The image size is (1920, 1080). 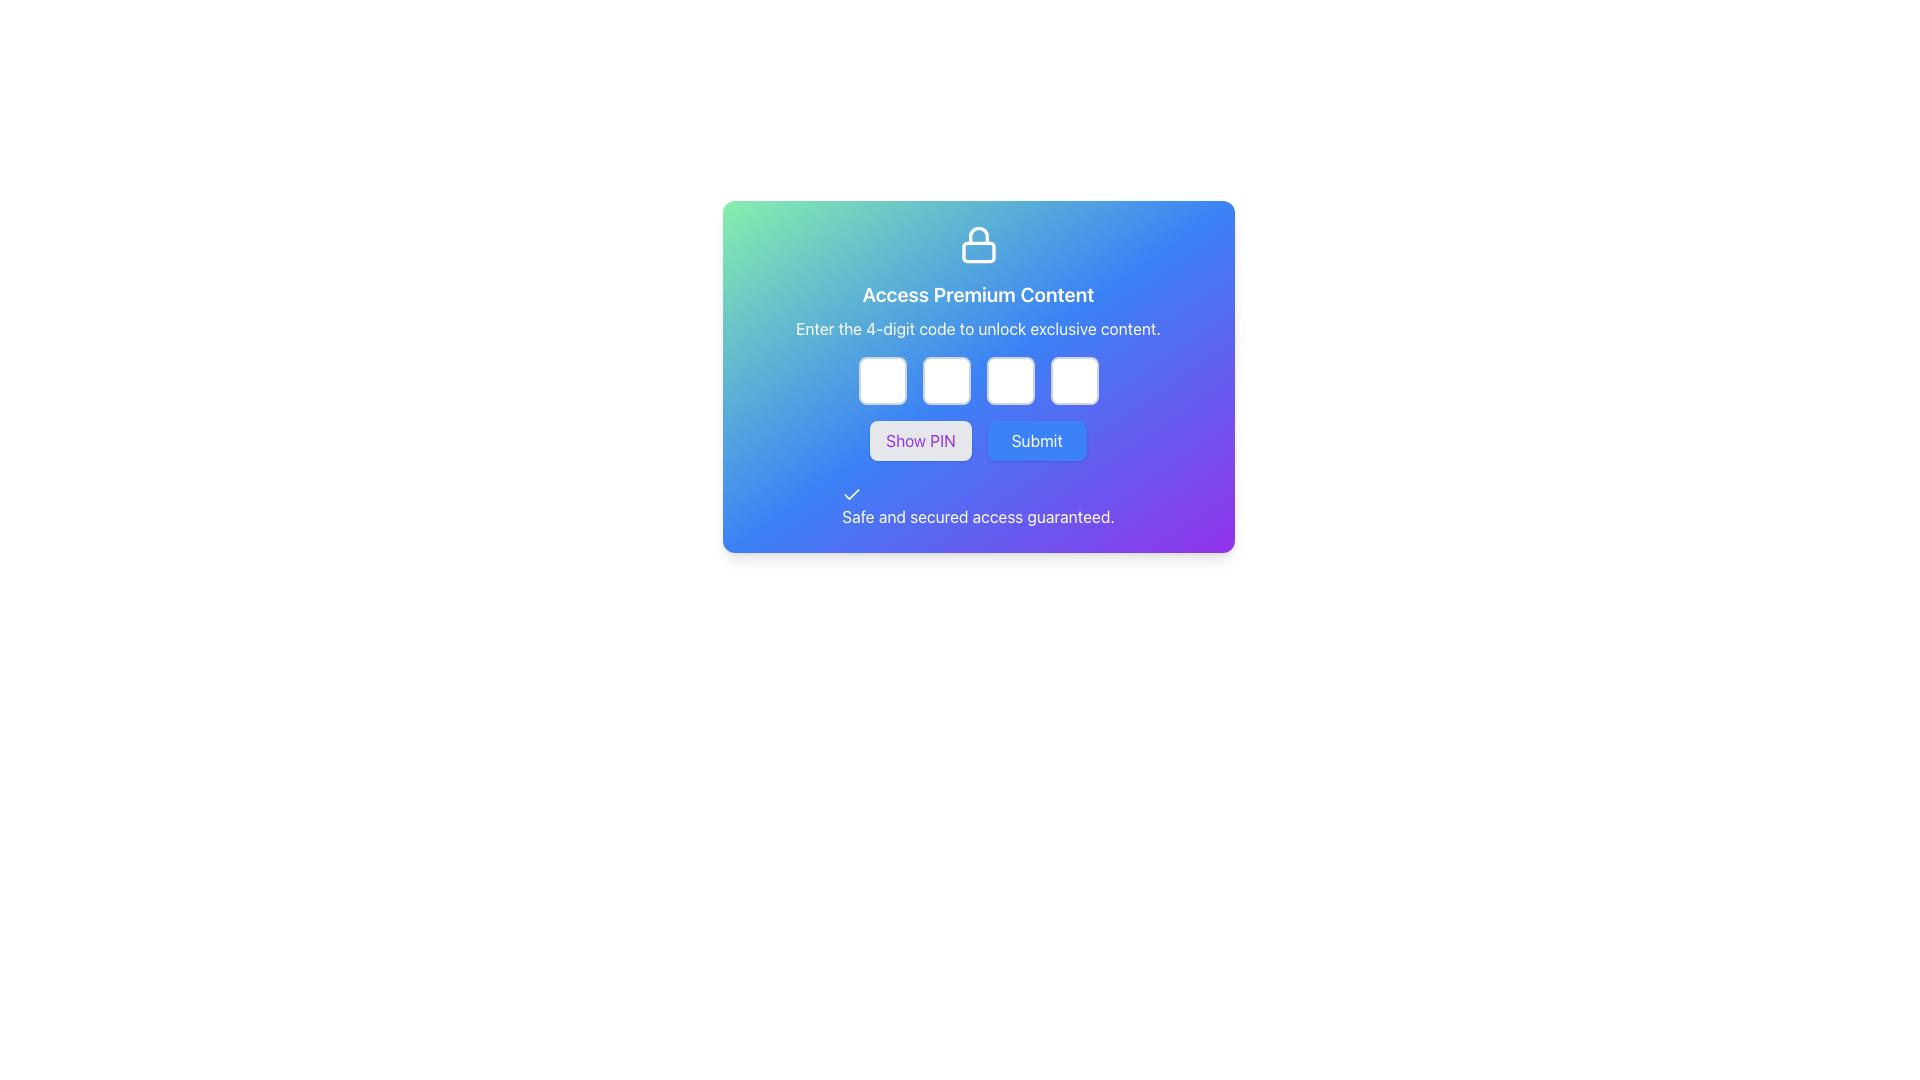 What do you see at coordinates (919, 439) in the screenshot?
I see `the button located to the left of the 'Submit' button` at bounding box center [919, 439].